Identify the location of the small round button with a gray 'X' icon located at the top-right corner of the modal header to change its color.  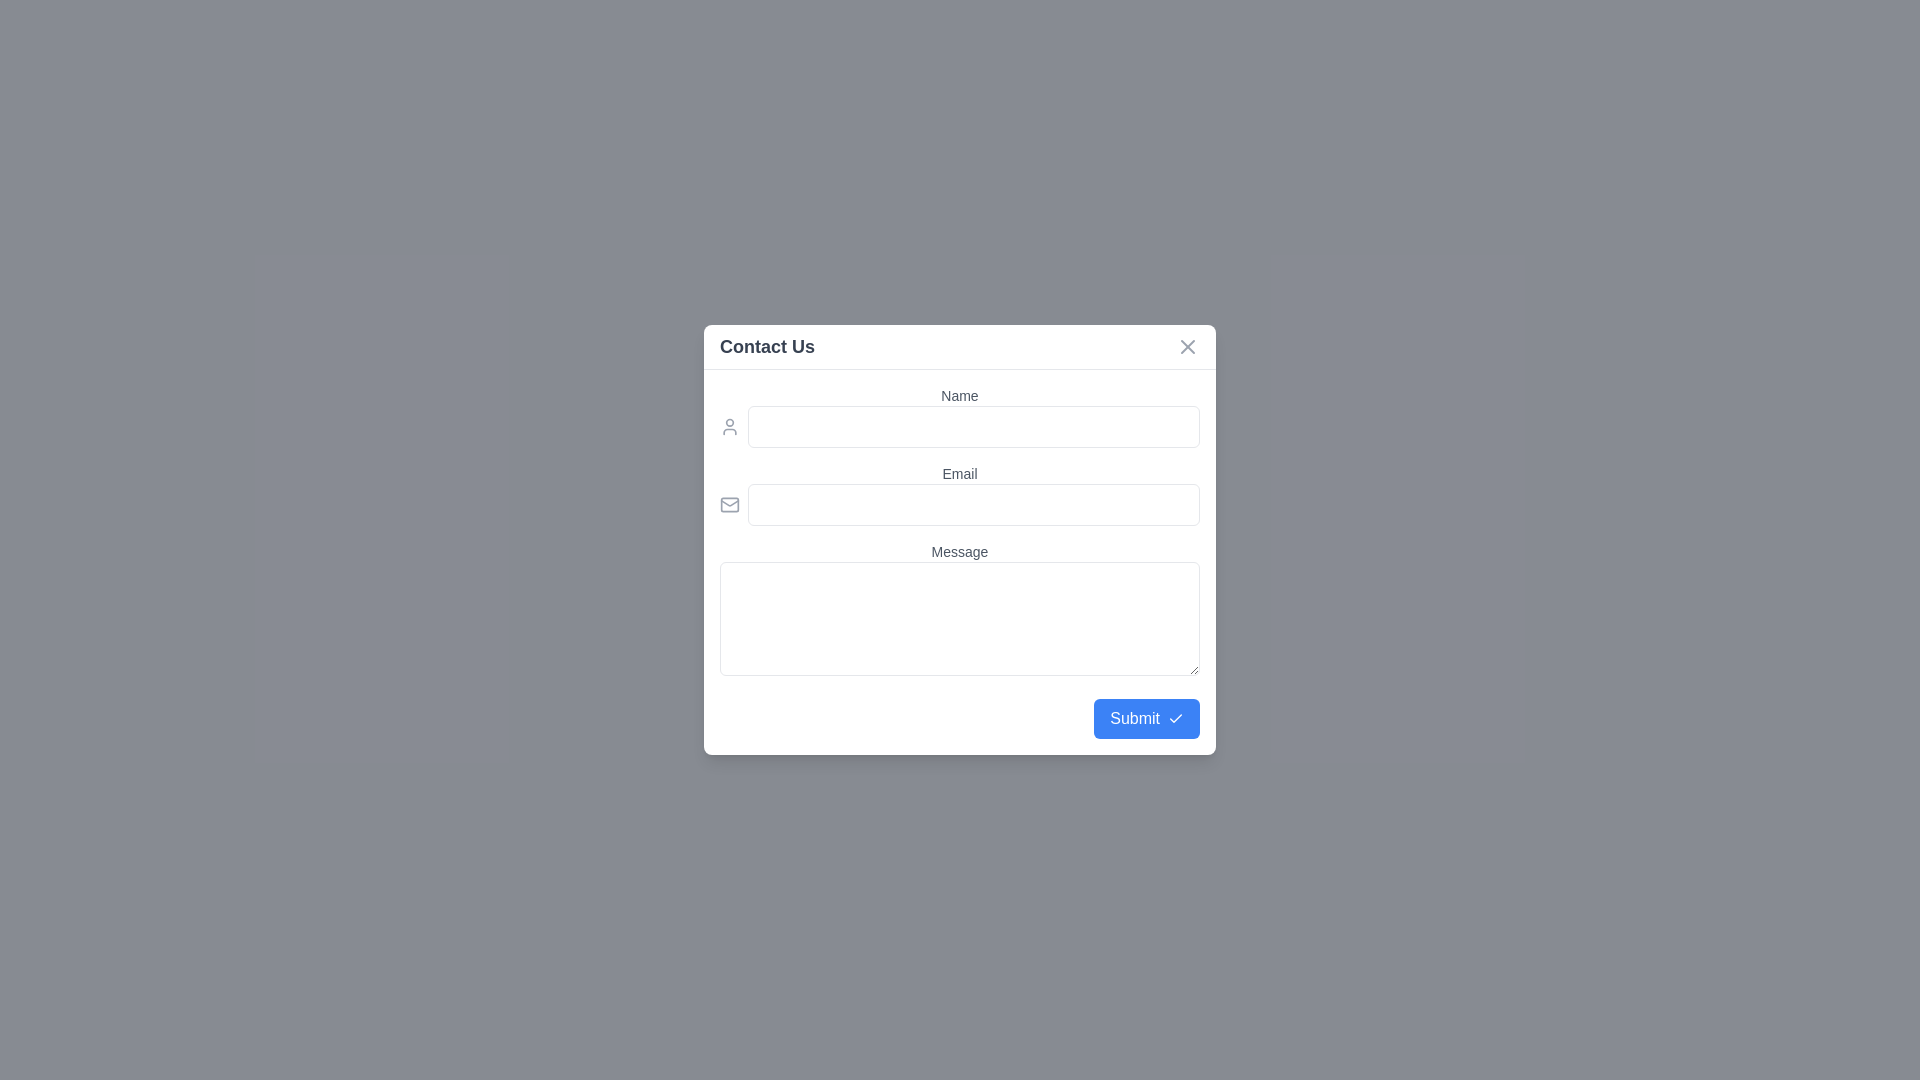
(1188, 346).